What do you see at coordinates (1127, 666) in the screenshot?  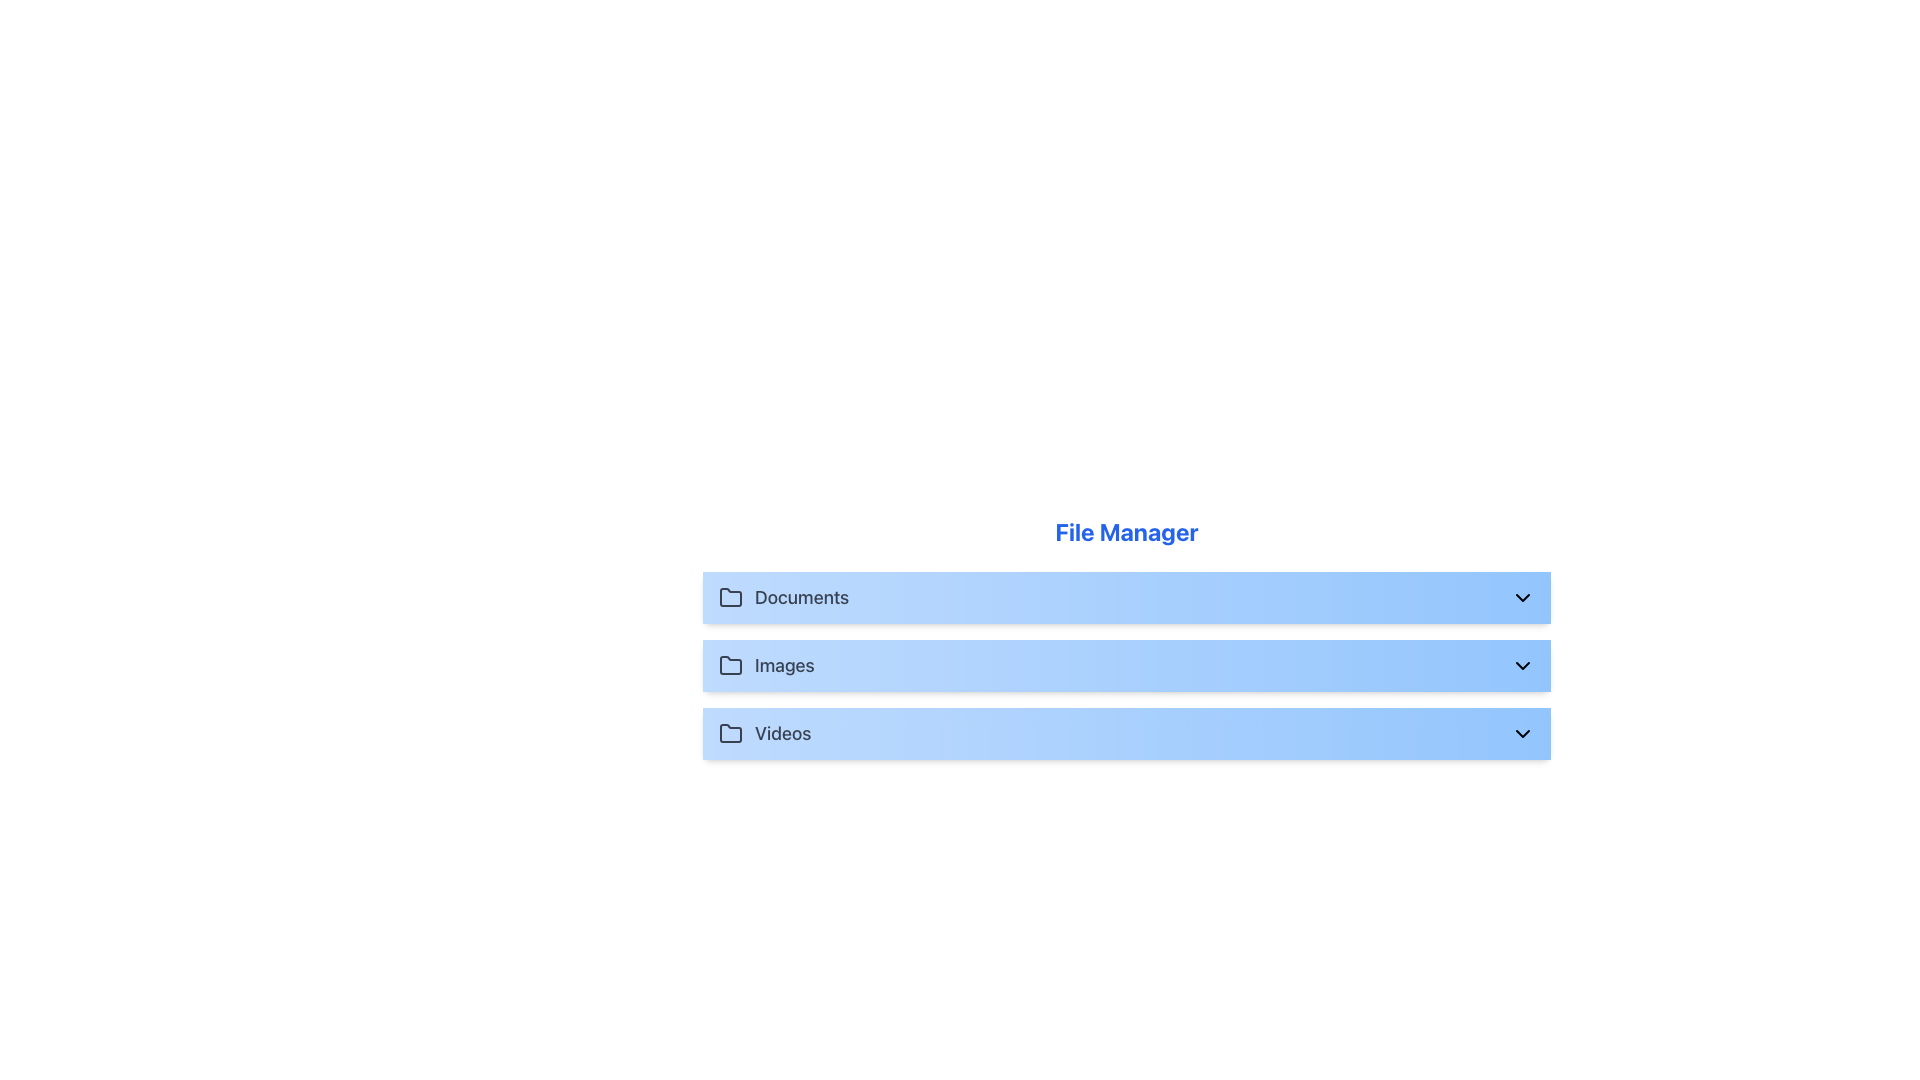 I see `the 'Images' category expander in the file manager` at bounding box center [1127, 666].